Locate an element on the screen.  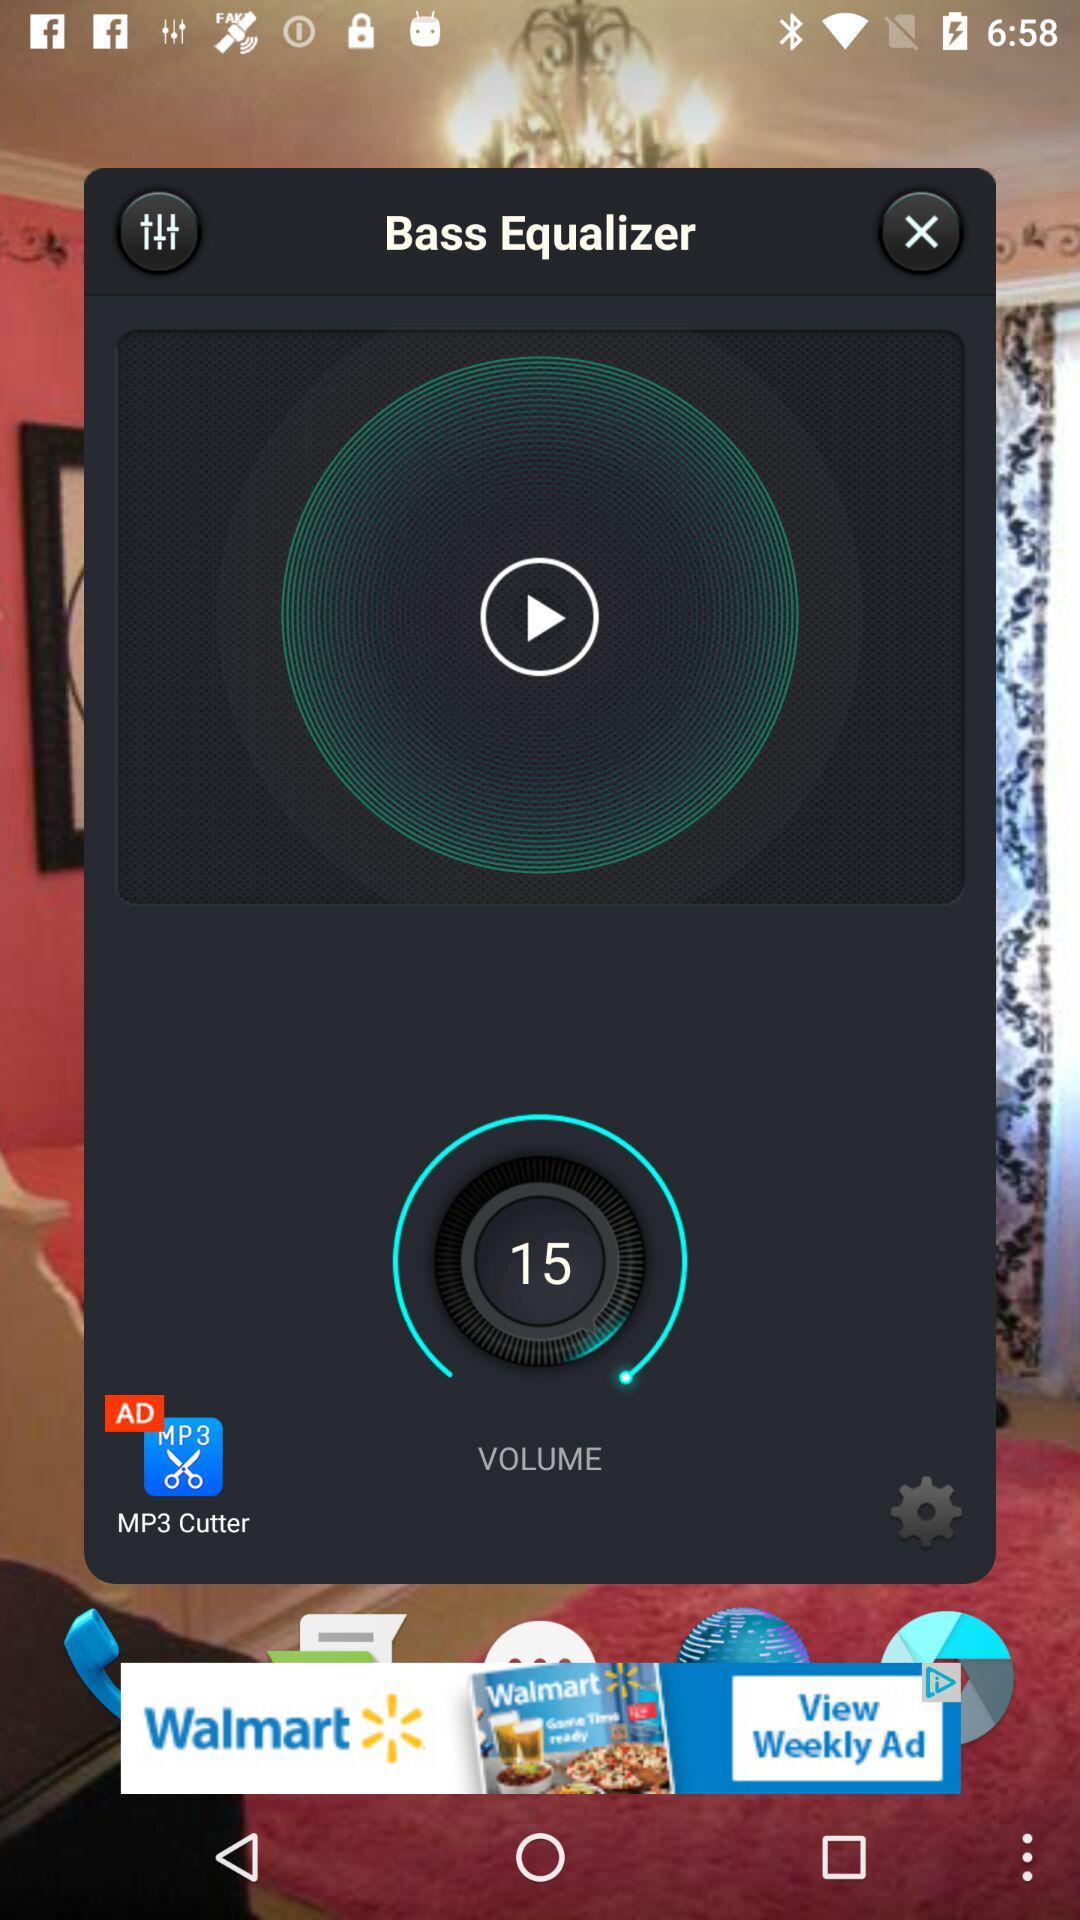
the settings icon is located at coordinates (925, 1513).